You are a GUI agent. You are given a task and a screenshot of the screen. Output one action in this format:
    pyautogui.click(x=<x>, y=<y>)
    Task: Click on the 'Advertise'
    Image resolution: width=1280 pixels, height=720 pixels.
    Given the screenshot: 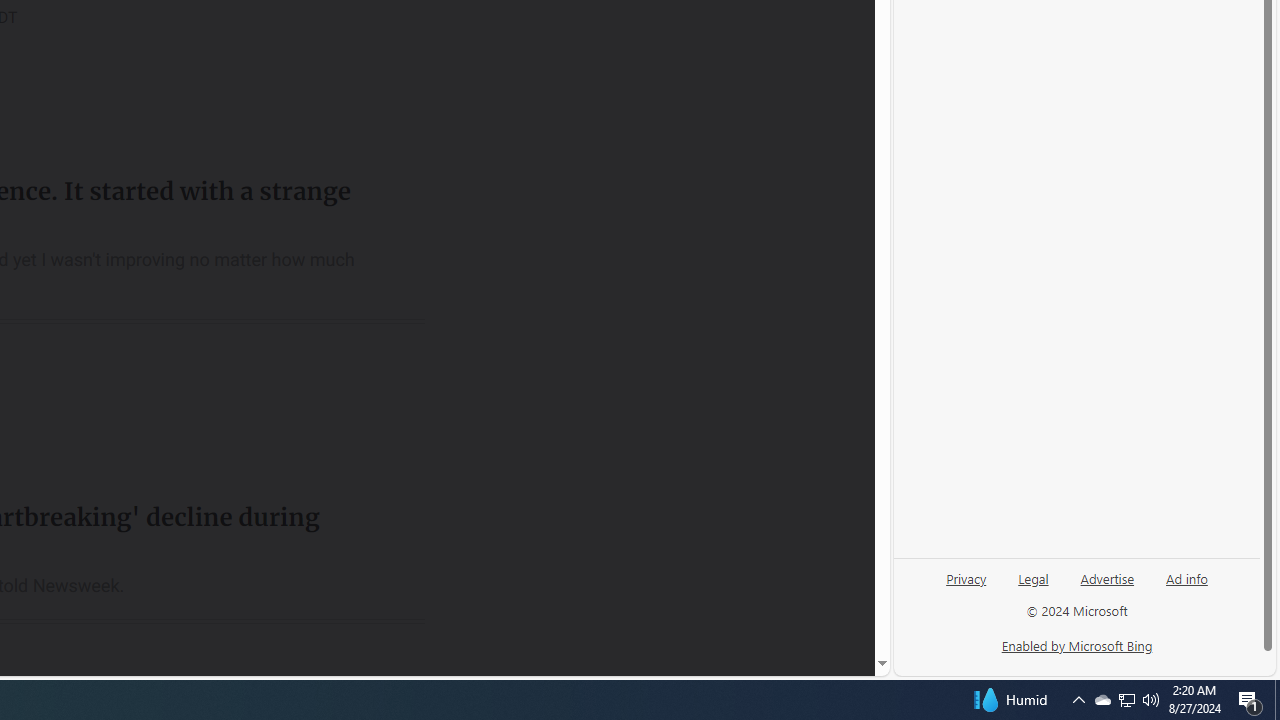 What is the action you would take?
    pyautogui.click(x=1106, y=585)
    